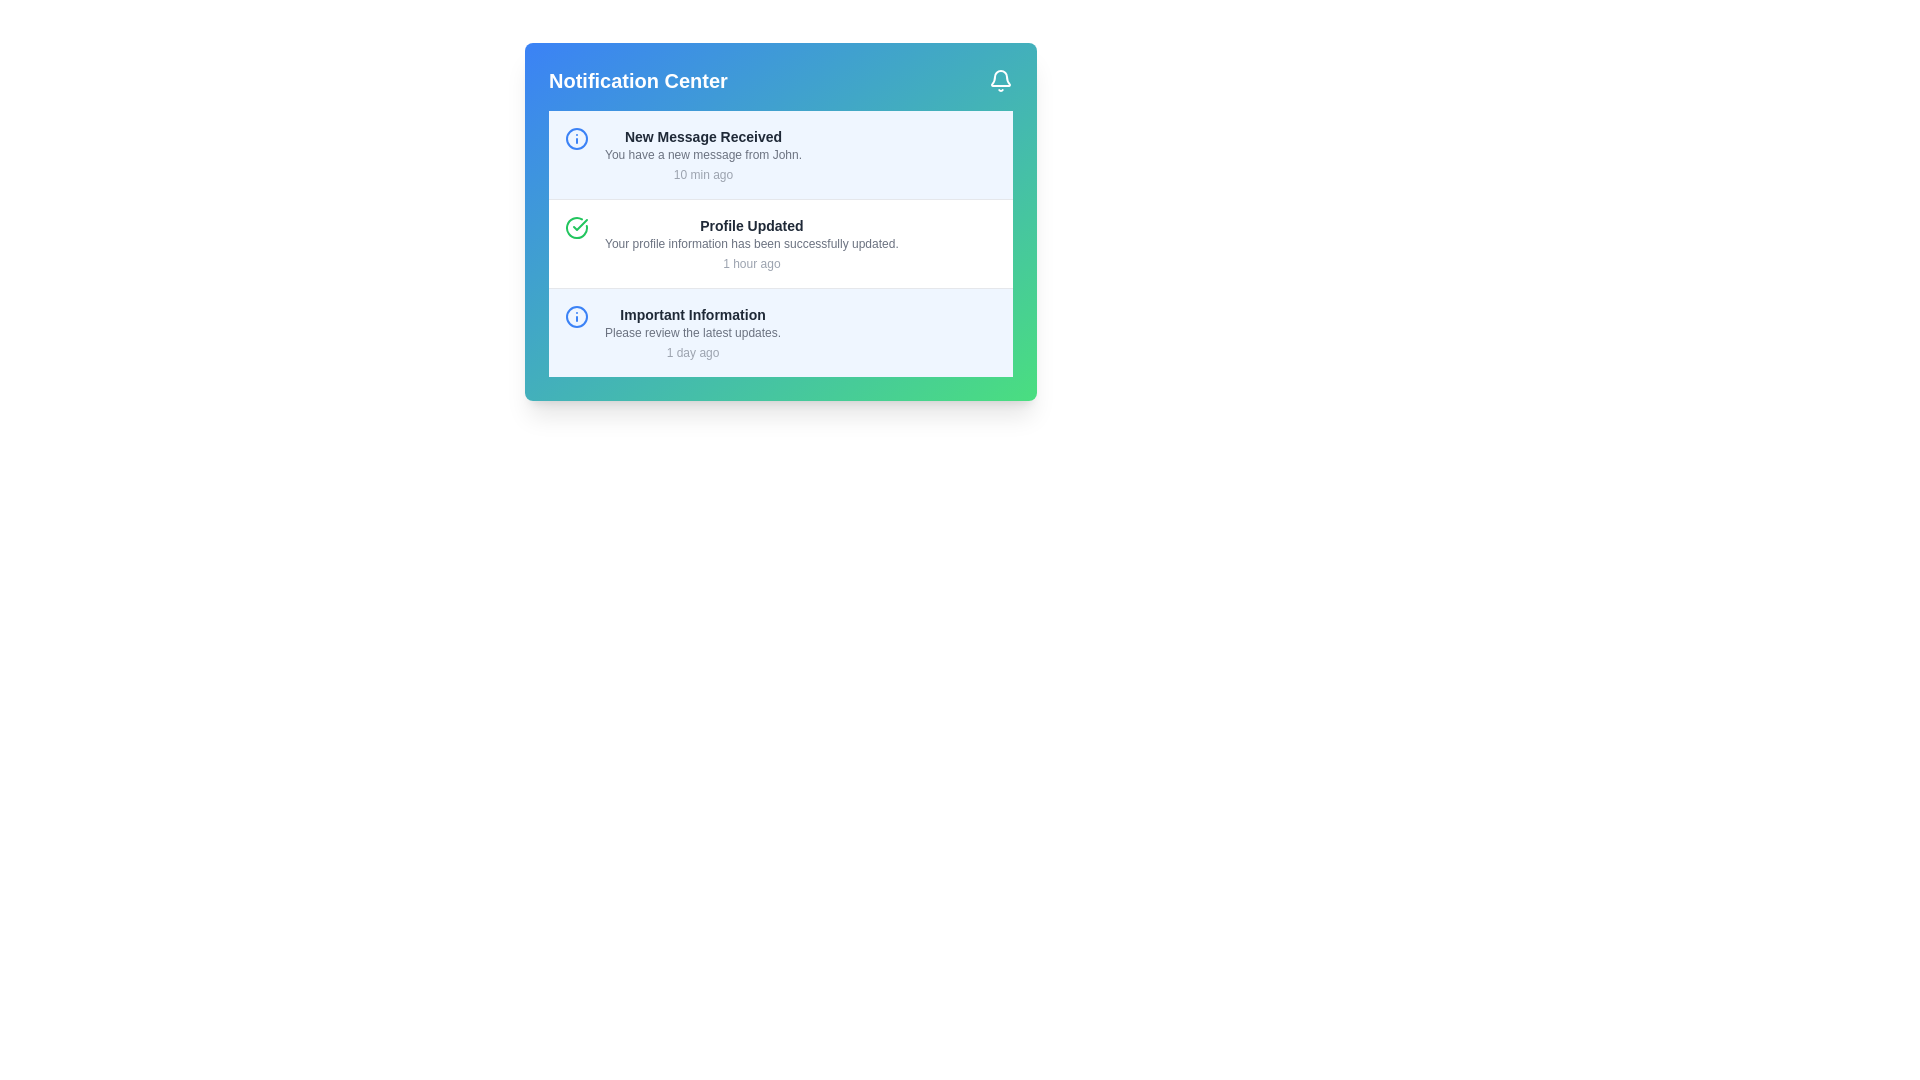  I want to click on the text label that displays 'You have a new message from John.' located beneath the title 'New Message Received' in the notification card, so click(703, 153).